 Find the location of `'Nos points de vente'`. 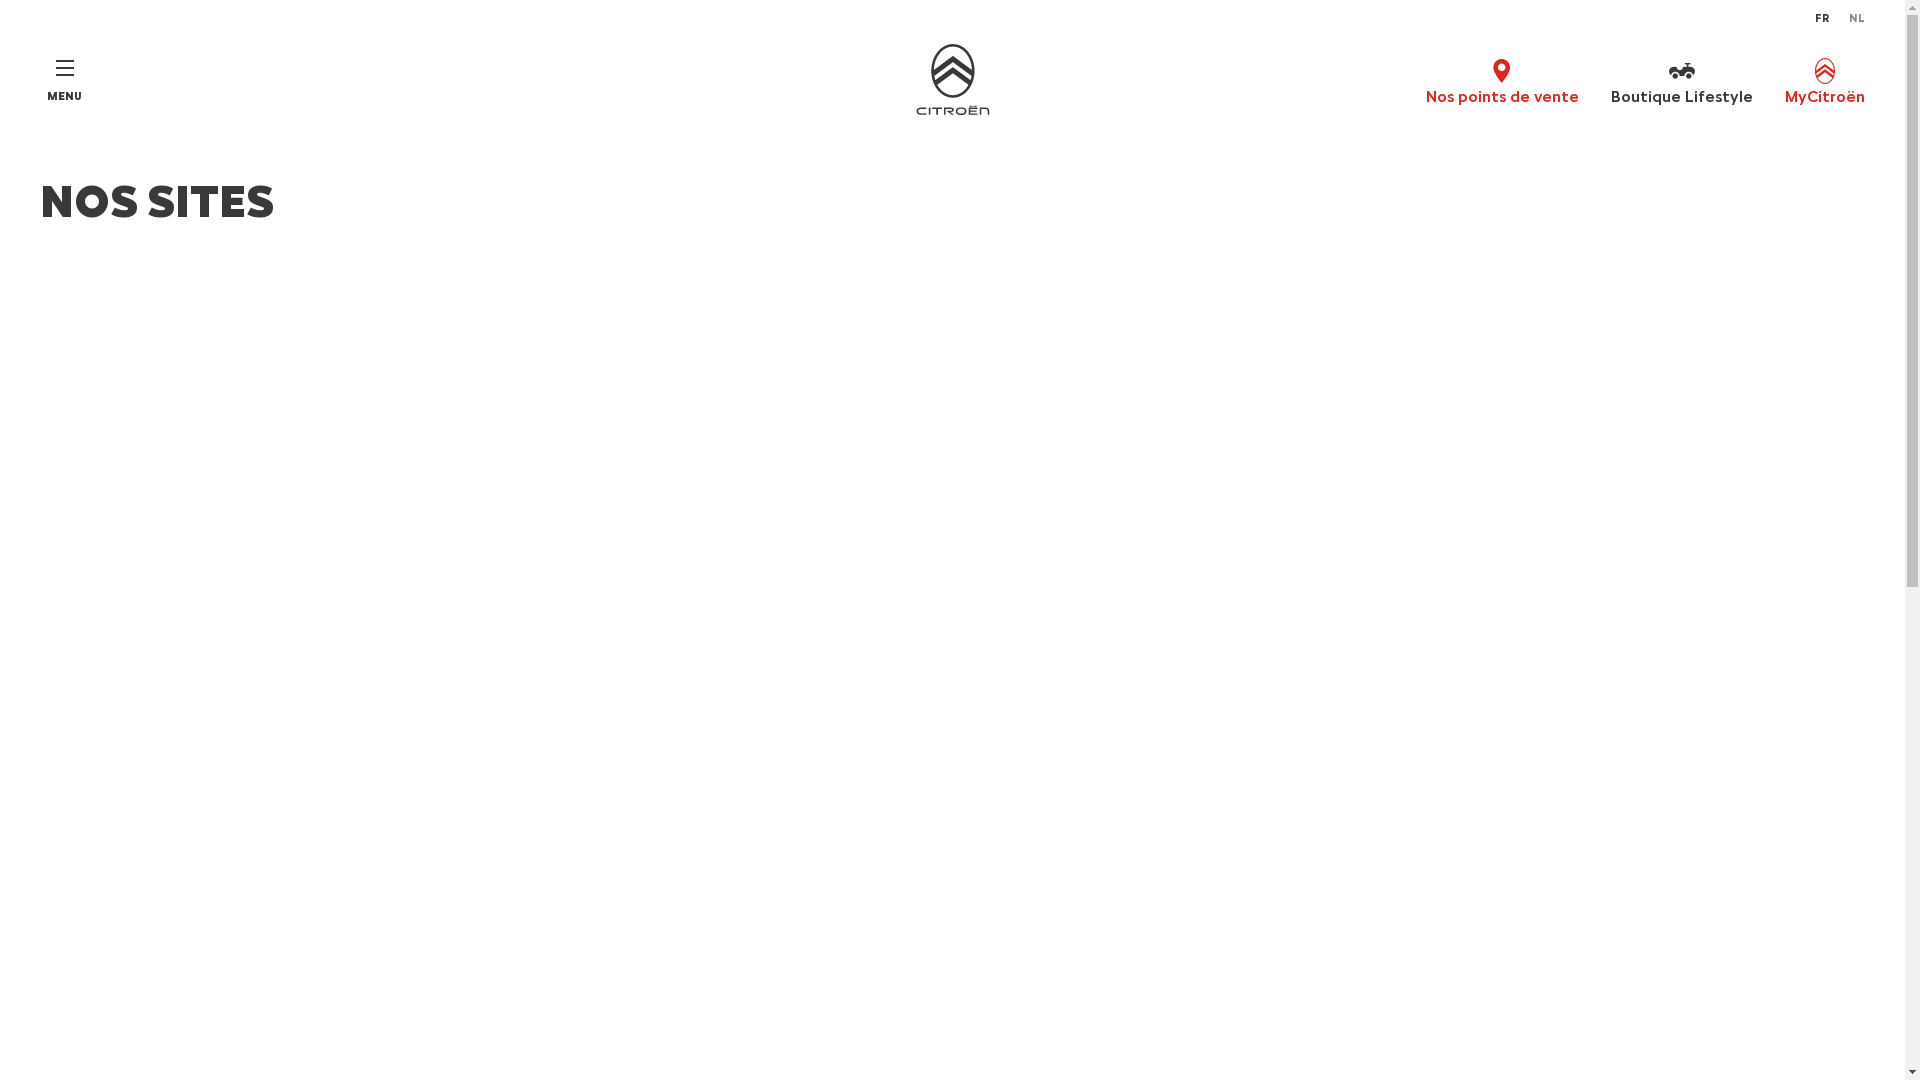

'Nos points de vente' is located at coordinates (1502, 80).